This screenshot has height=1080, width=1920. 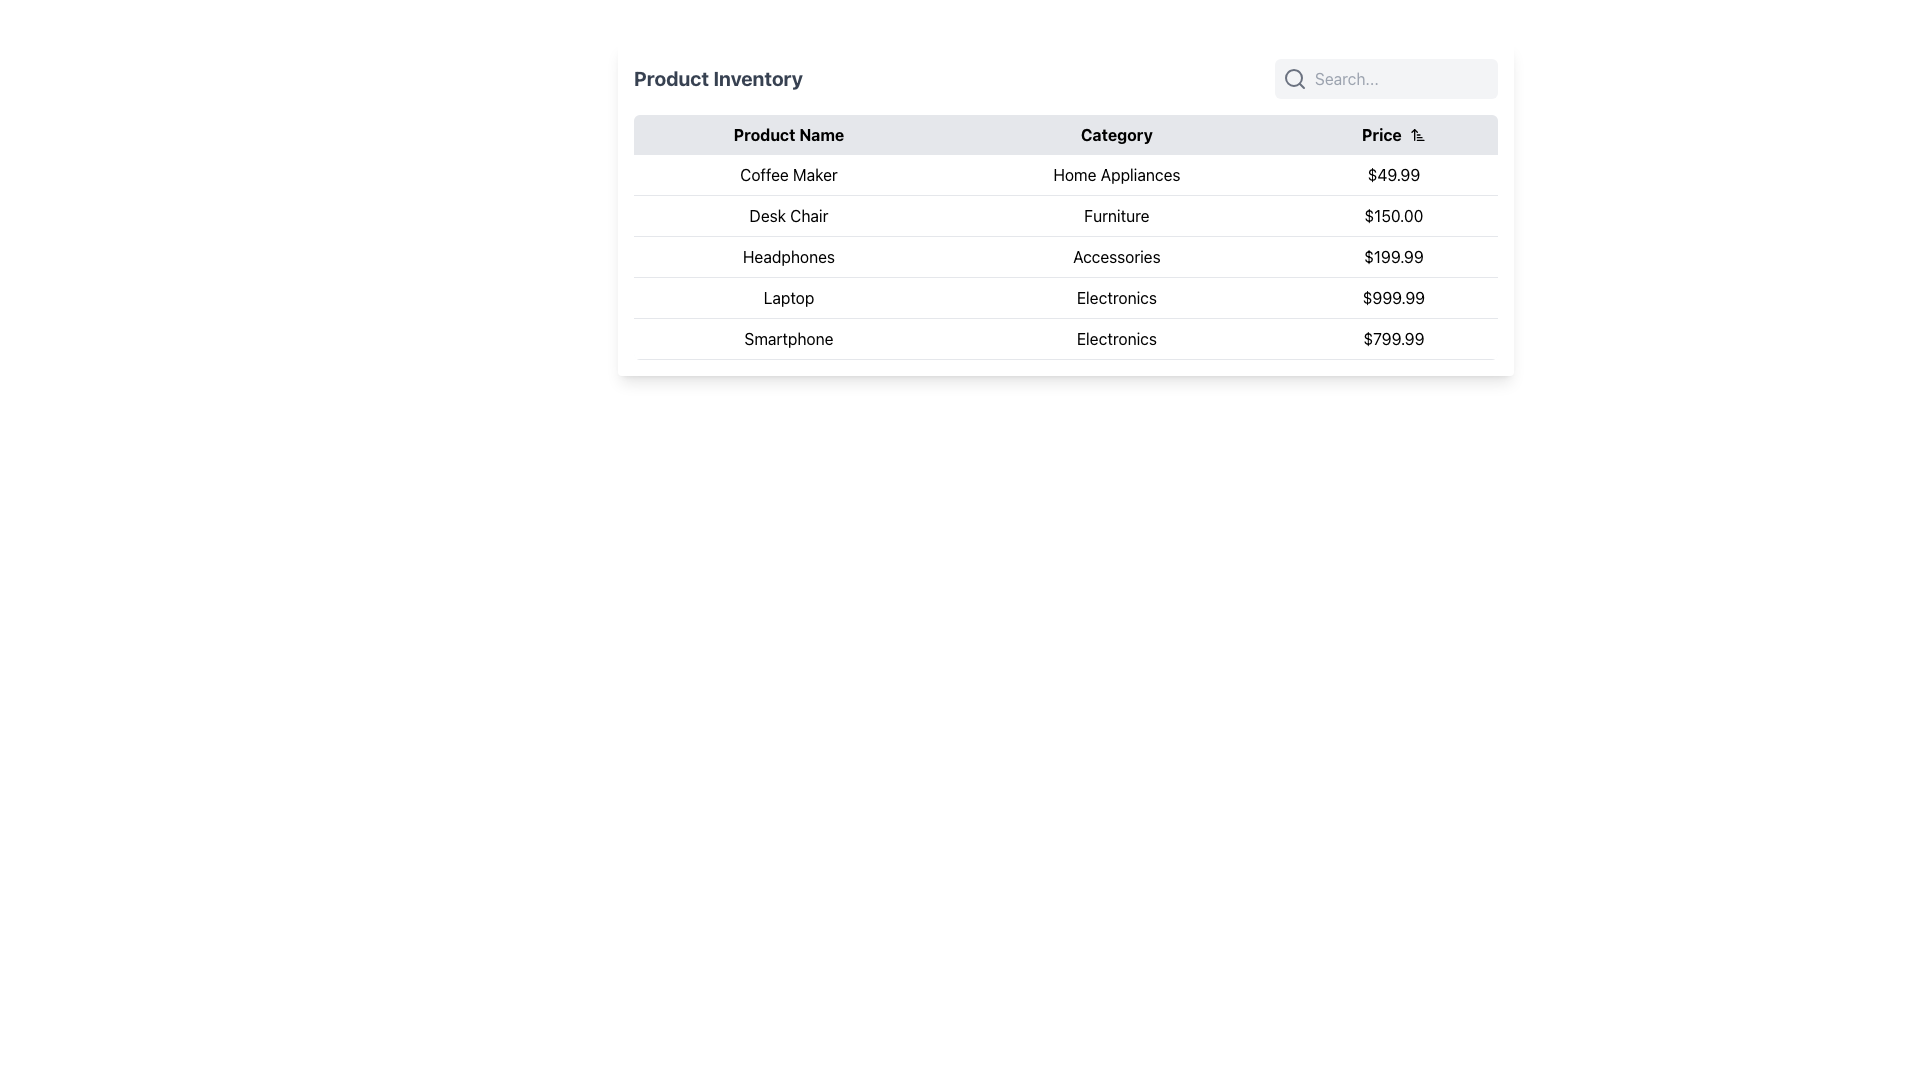 I want to click on to select the third product row displaying 'Headphones' in the product name, 'Accessories' in the category, and '$199.99' in the price, so click(x=1064, y=256).